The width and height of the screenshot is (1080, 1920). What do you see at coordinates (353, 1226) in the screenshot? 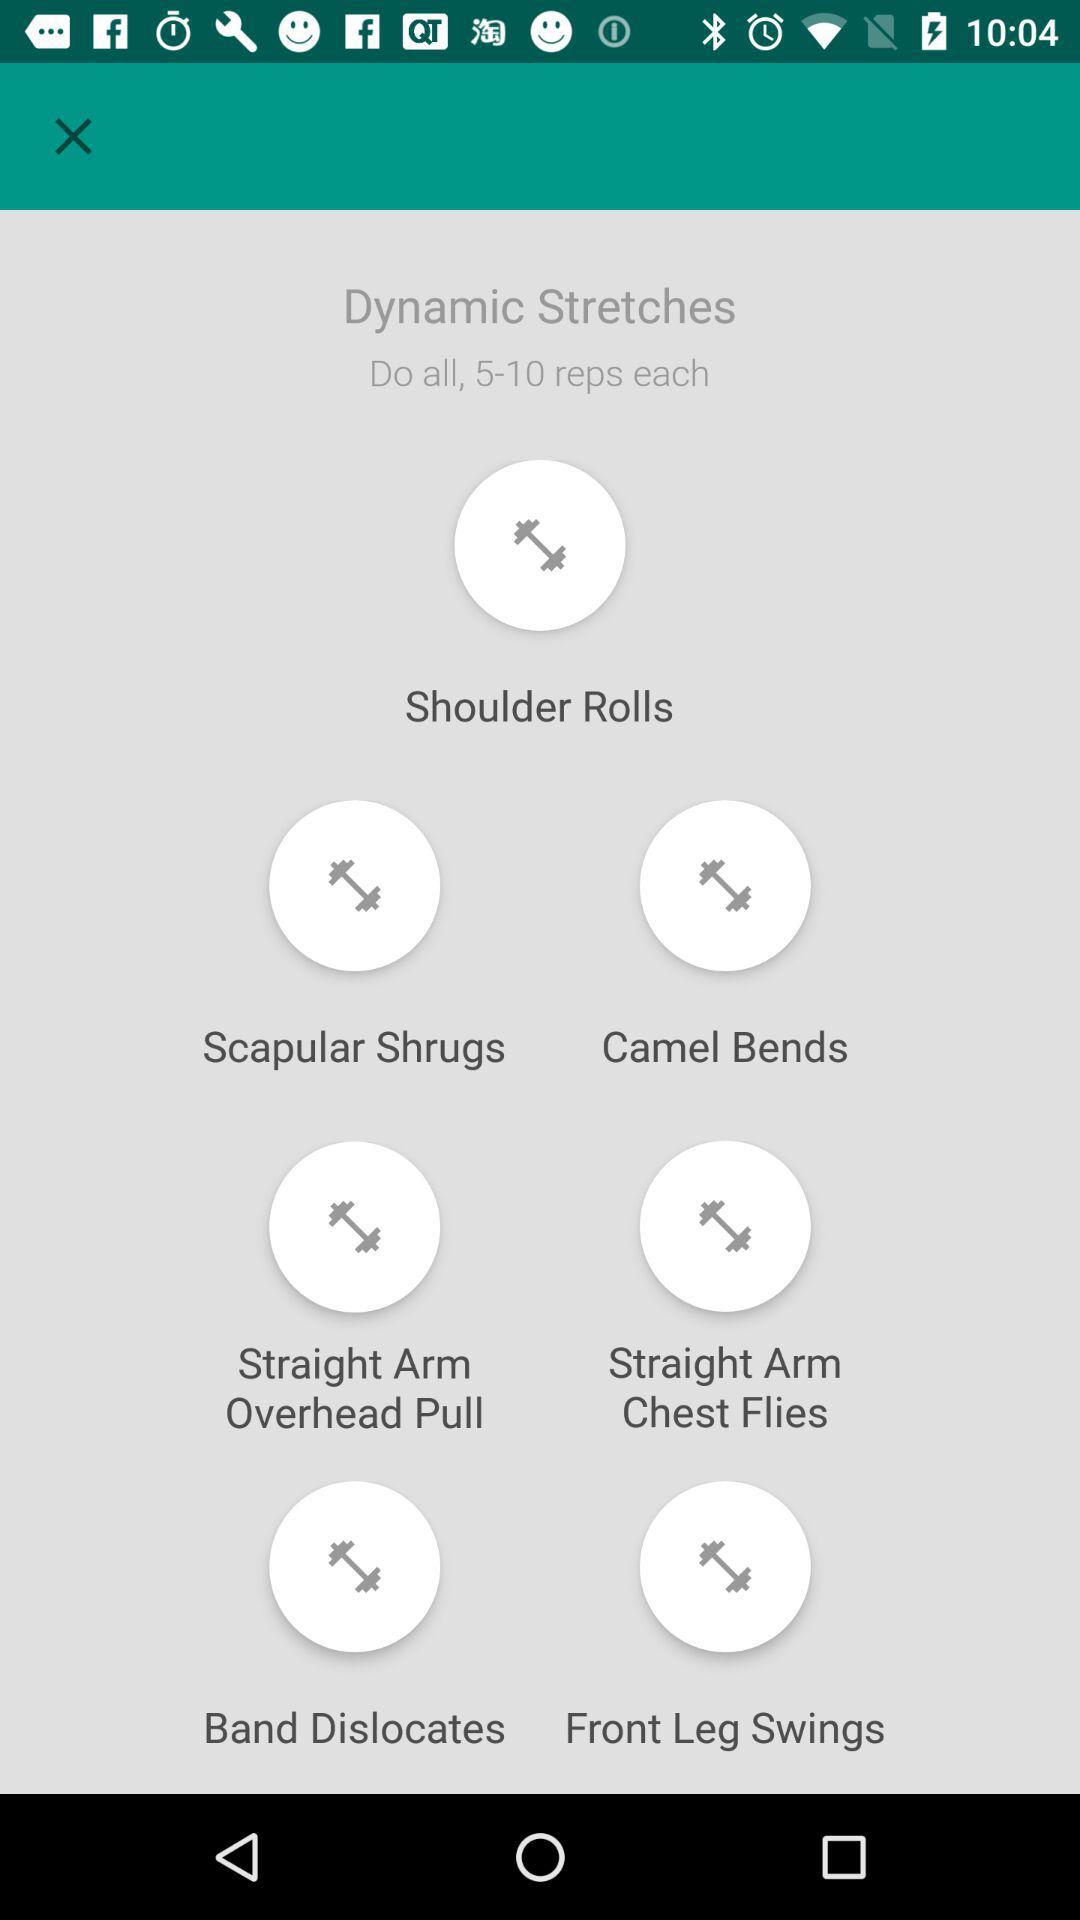
I see `straight arm overhead pull workout` at bounding box center [353, 1226].